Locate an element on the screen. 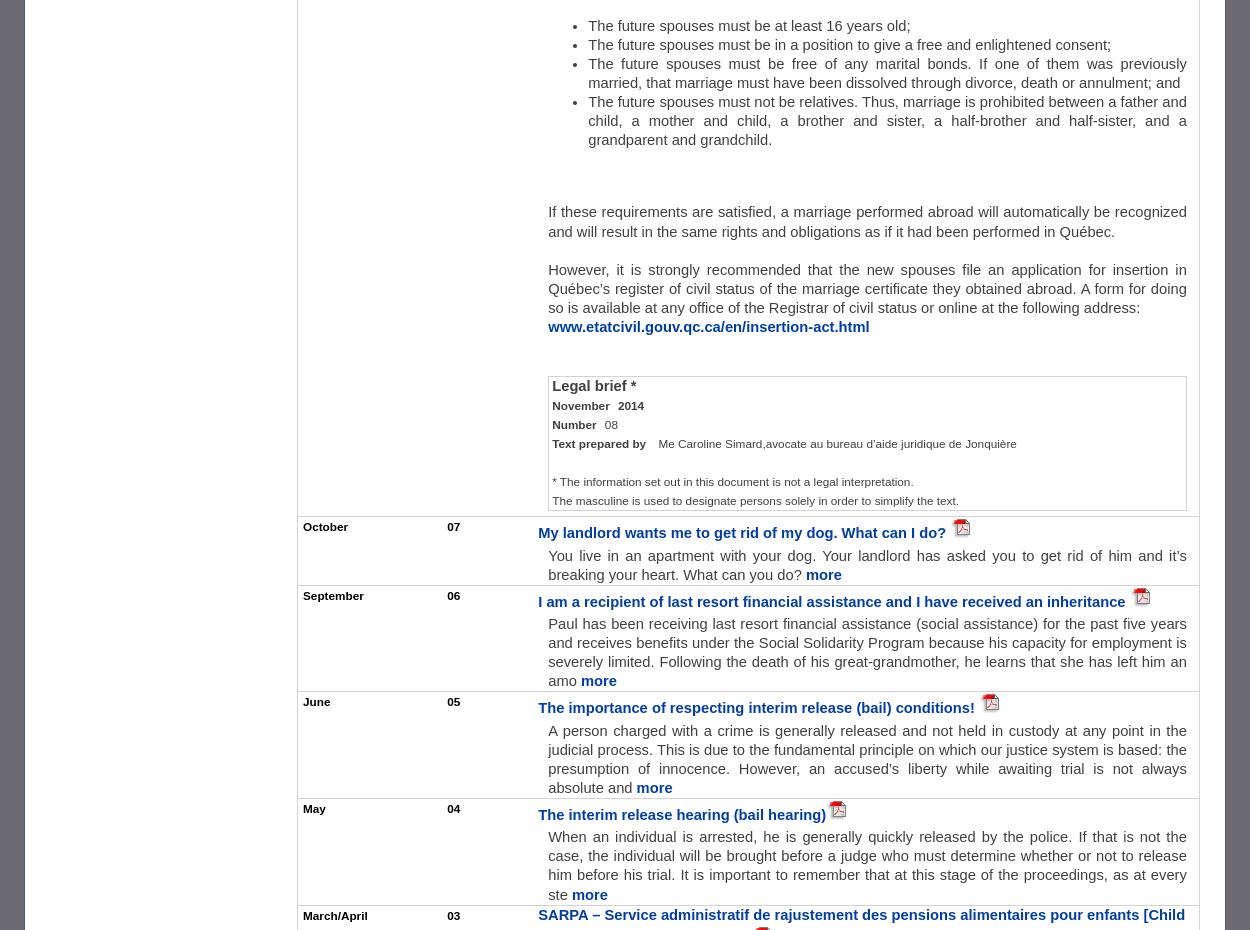 The image size is (1250, 930). 'The future spouses must not be relatives. Thus, marriage is prohibited between a father and child, a mother and child, a brother and sister, a half-brother and half-sister, and a grandparent and grandchild.' is located at coordinates (887, 120).